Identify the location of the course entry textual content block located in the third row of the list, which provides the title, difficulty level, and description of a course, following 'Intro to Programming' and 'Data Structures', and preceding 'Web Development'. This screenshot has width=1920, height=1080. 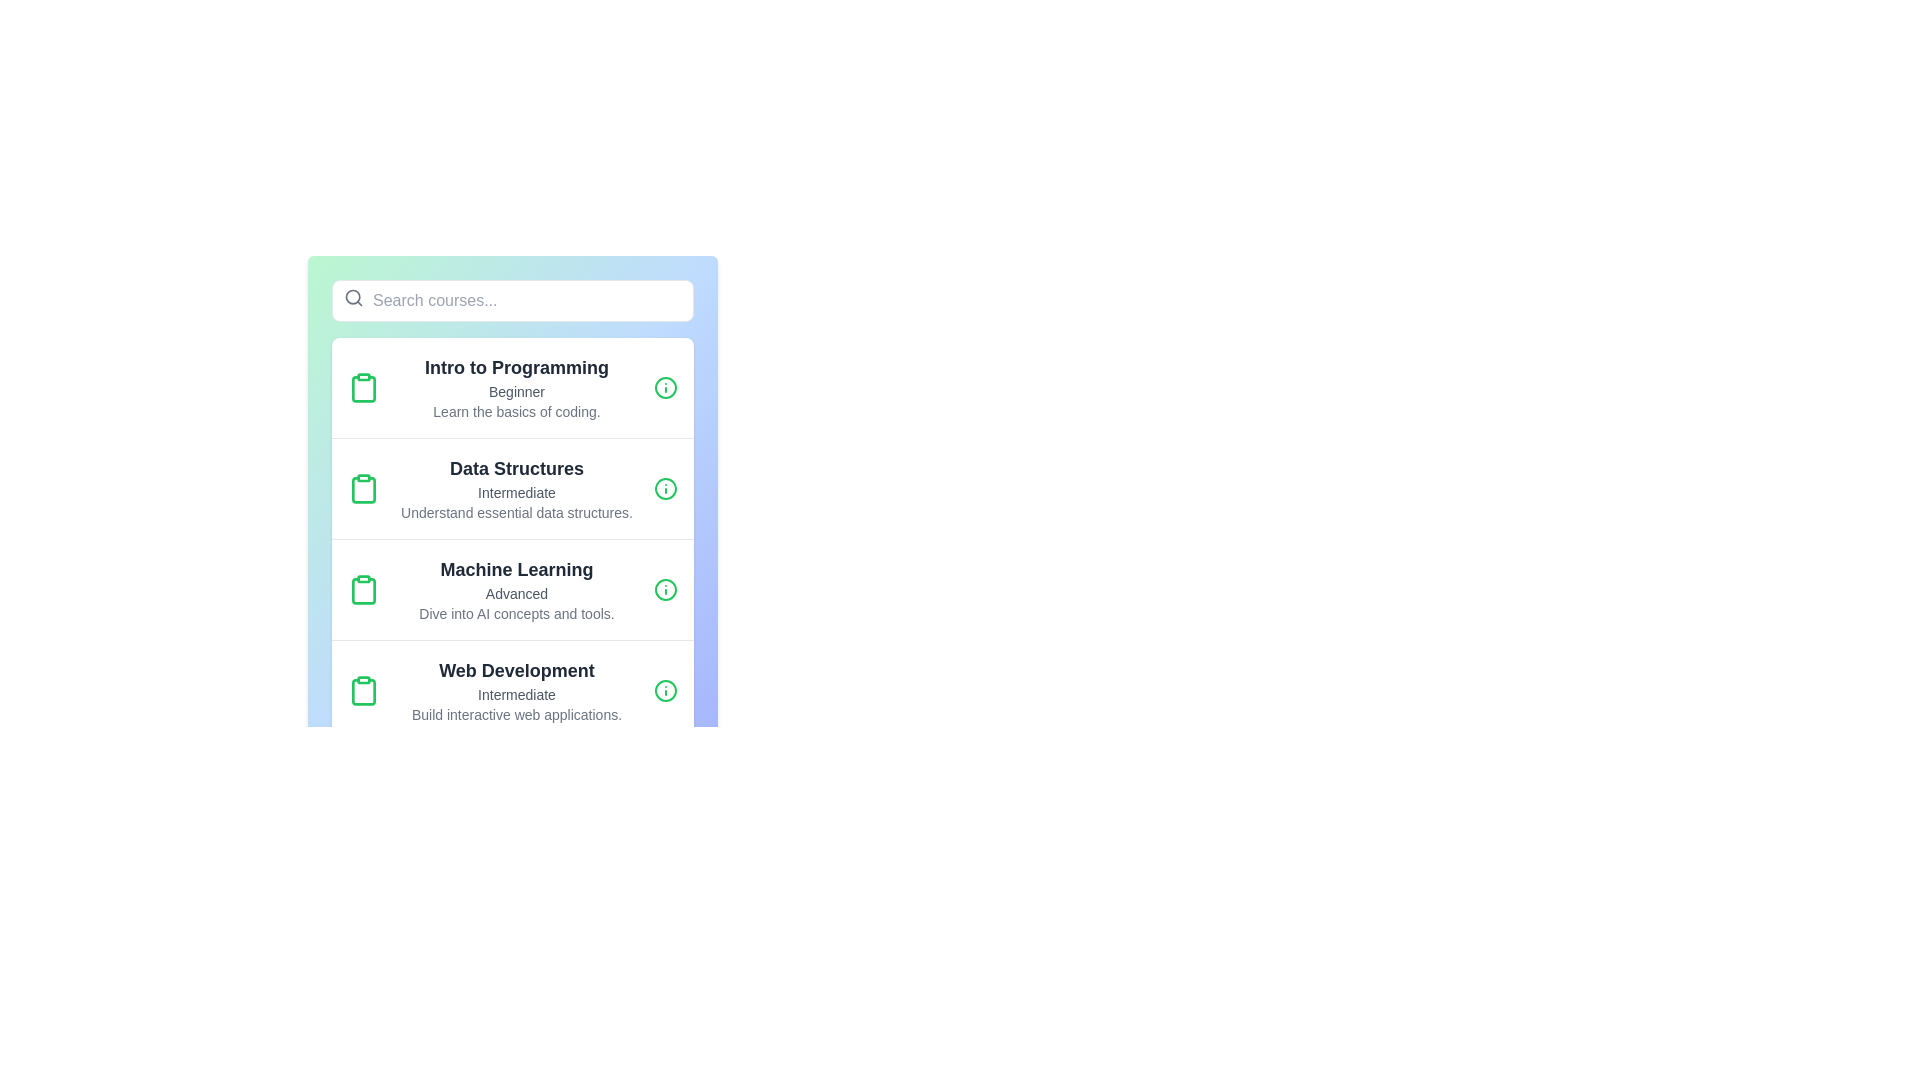
(517, 589).